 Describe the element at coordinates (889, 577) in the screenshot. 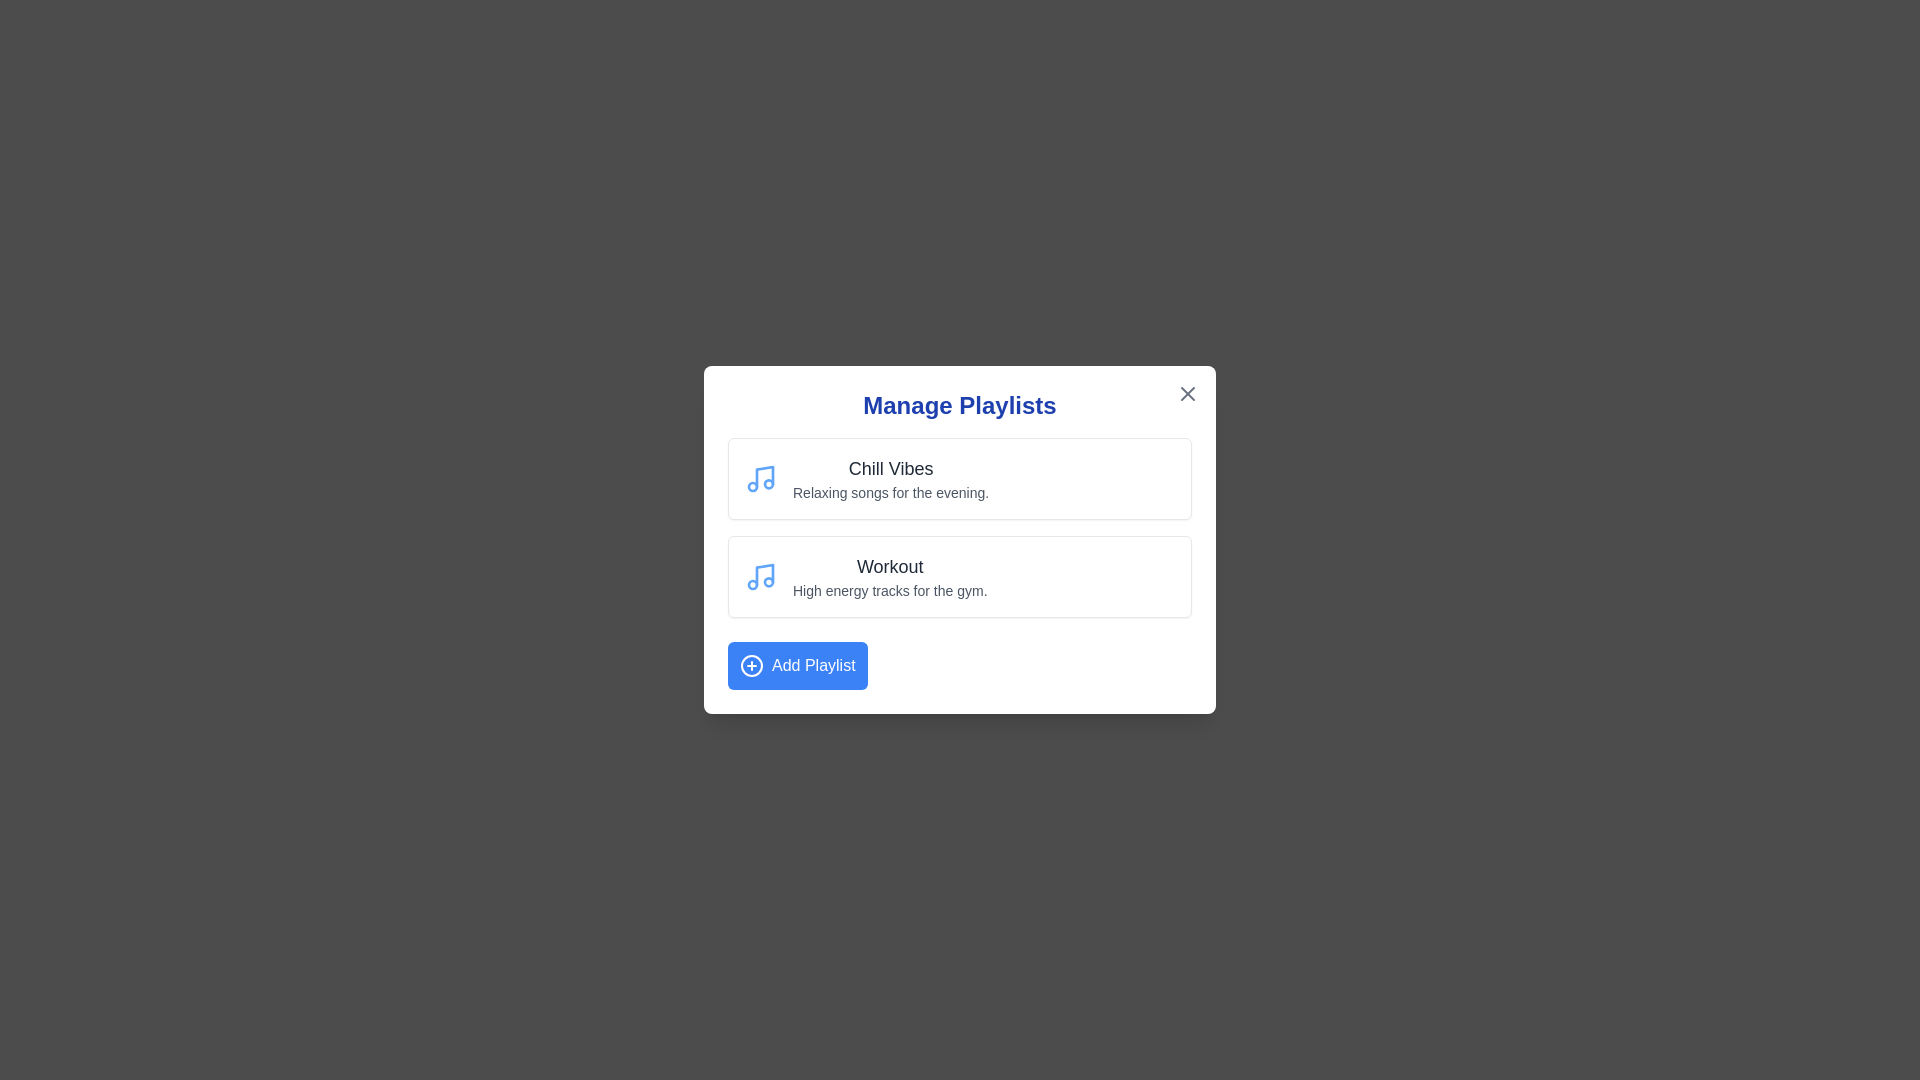

I see `the second playlist item in the 'Manage Playlists' modal dialog` at that location.